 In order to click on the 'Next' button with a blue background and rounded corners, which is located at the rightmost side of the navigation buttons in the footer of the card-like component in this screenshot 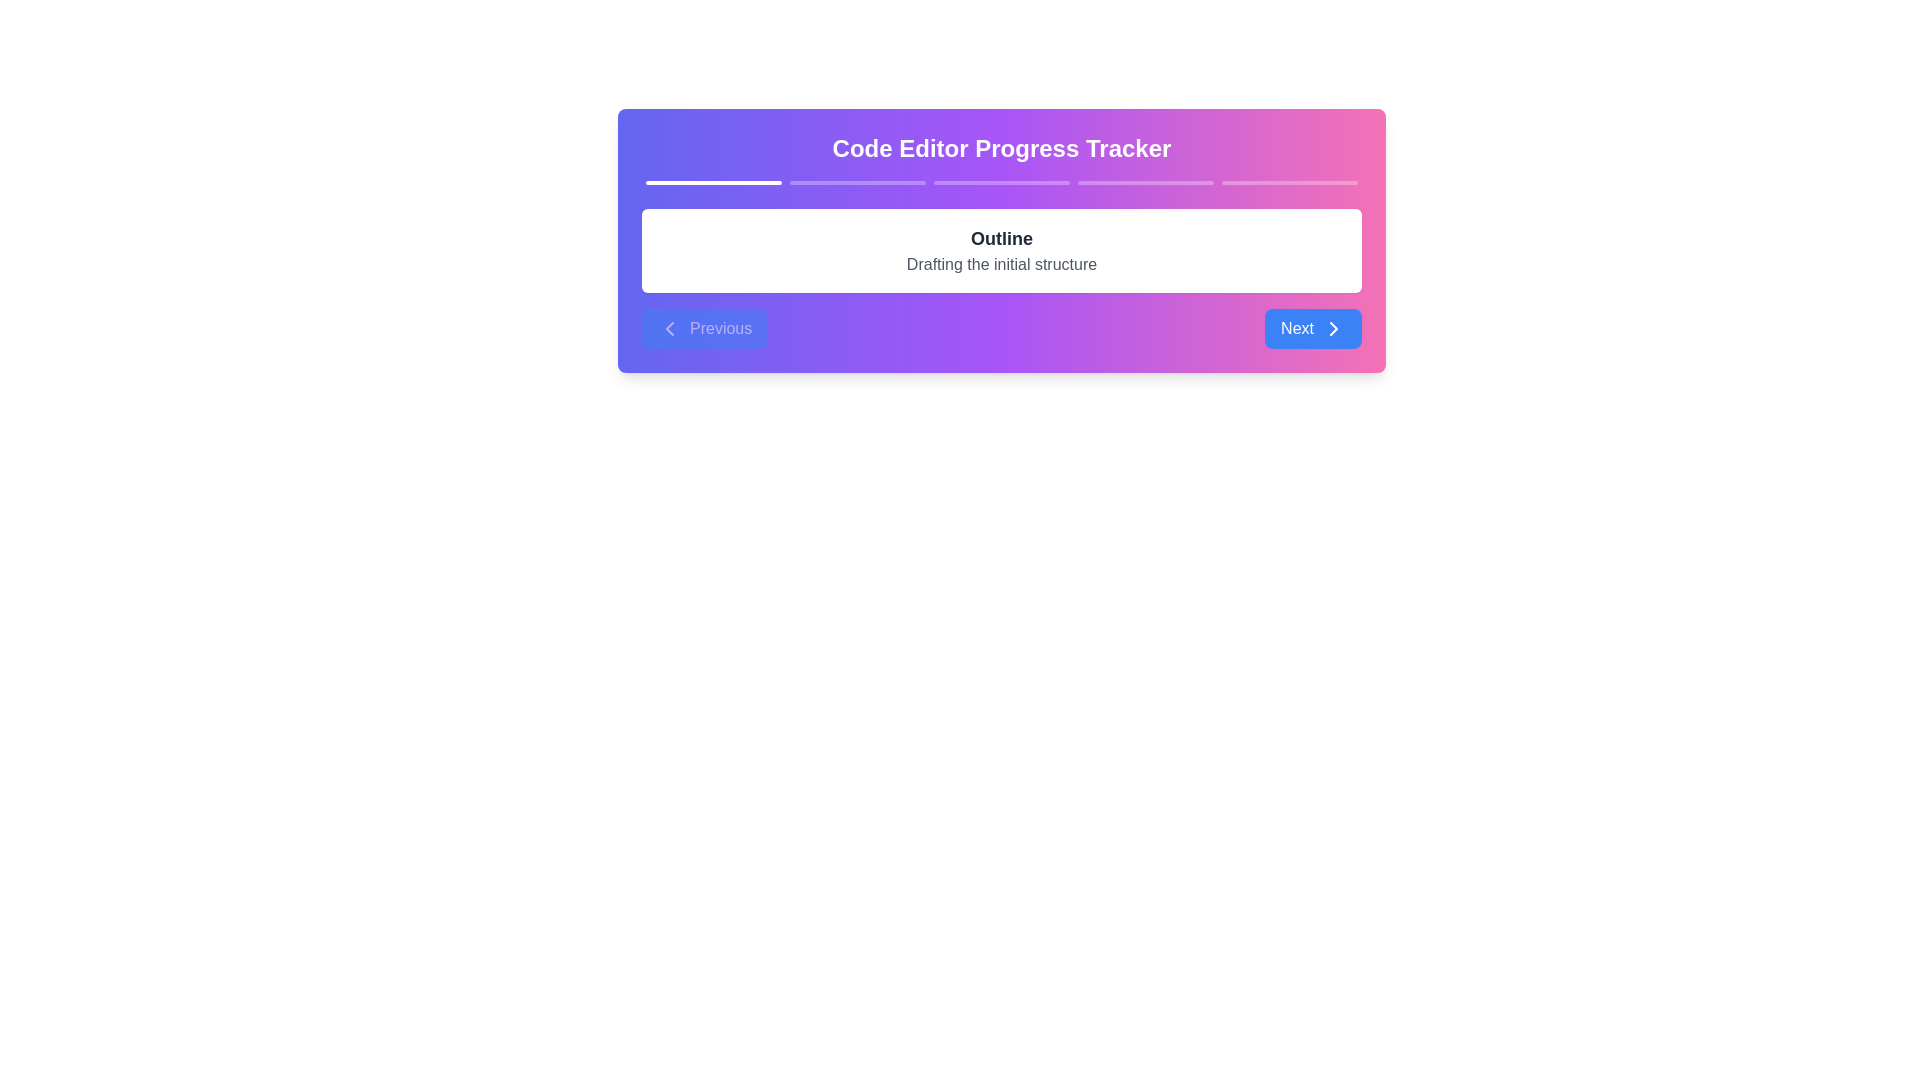, I will do `click(1313, 327)`.